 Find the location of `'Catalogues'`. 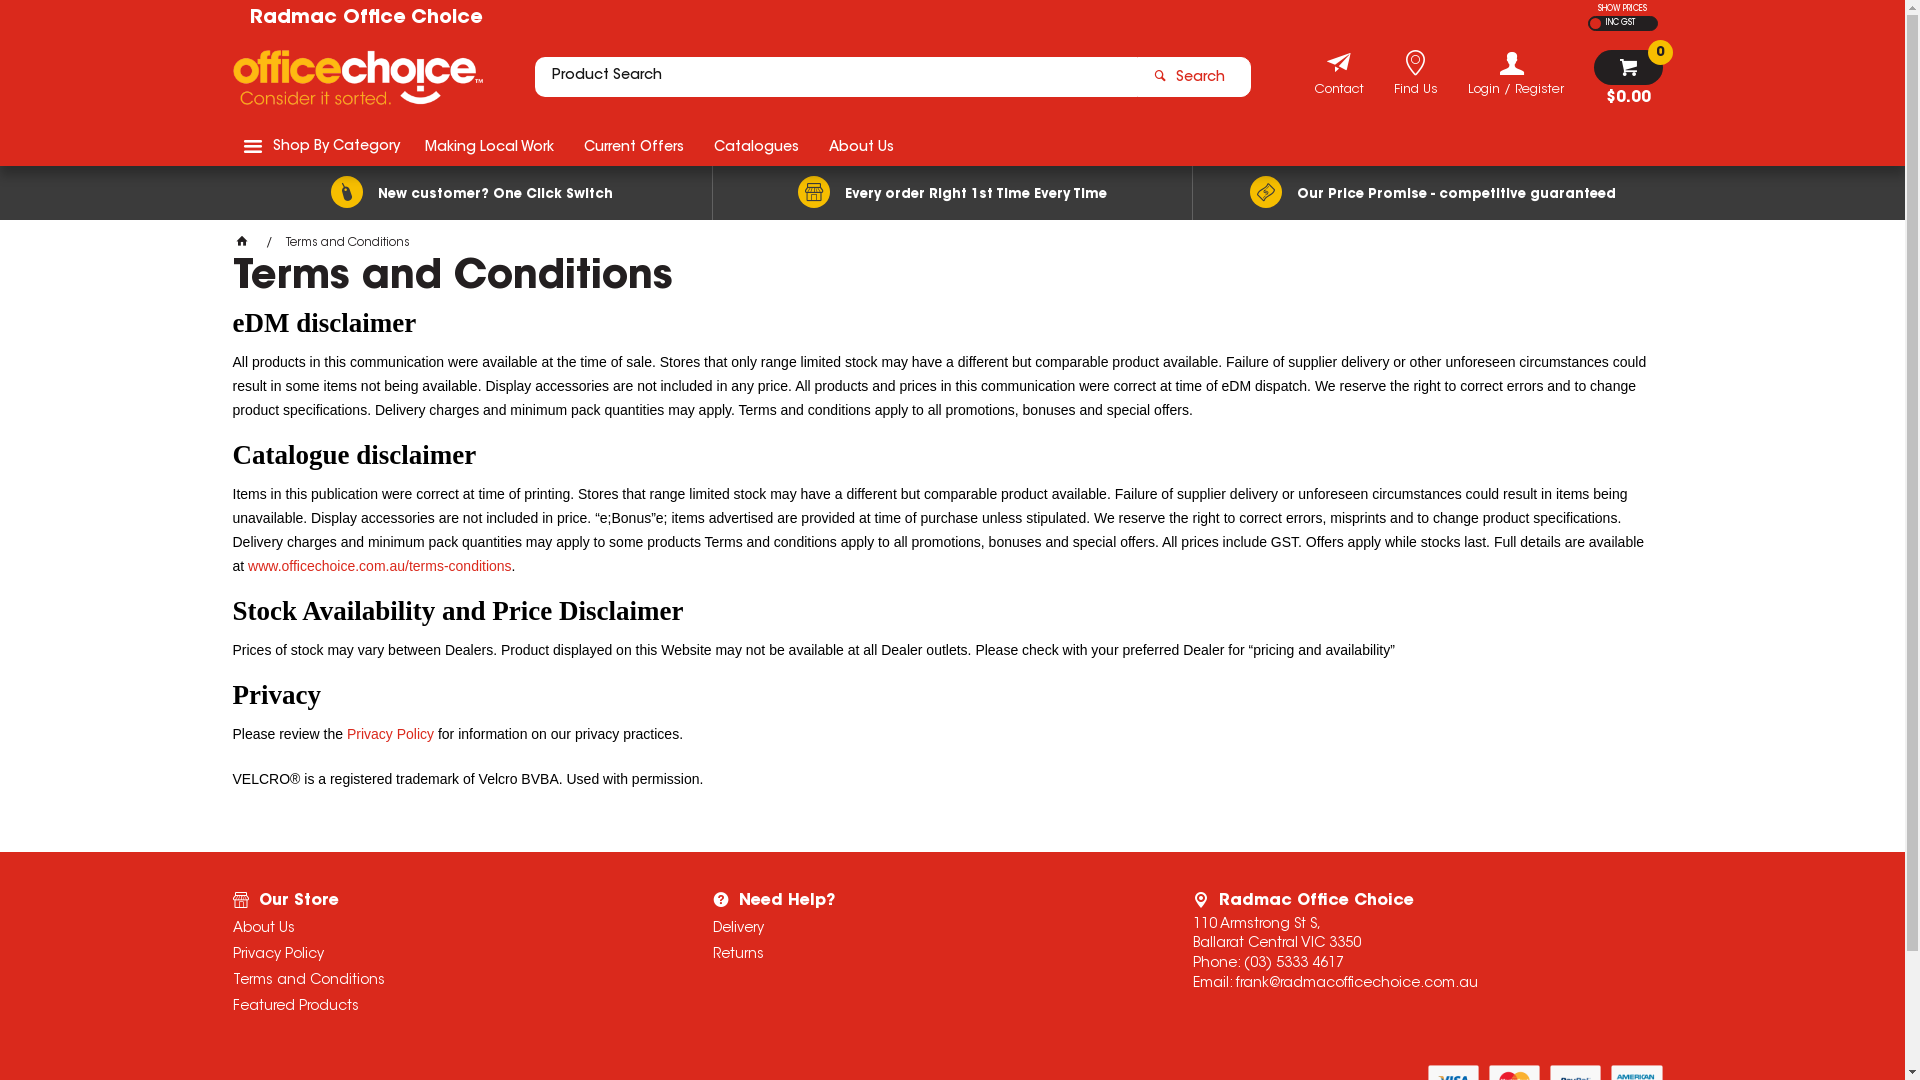

'Catalogues' is located at coordinates (754, 145).